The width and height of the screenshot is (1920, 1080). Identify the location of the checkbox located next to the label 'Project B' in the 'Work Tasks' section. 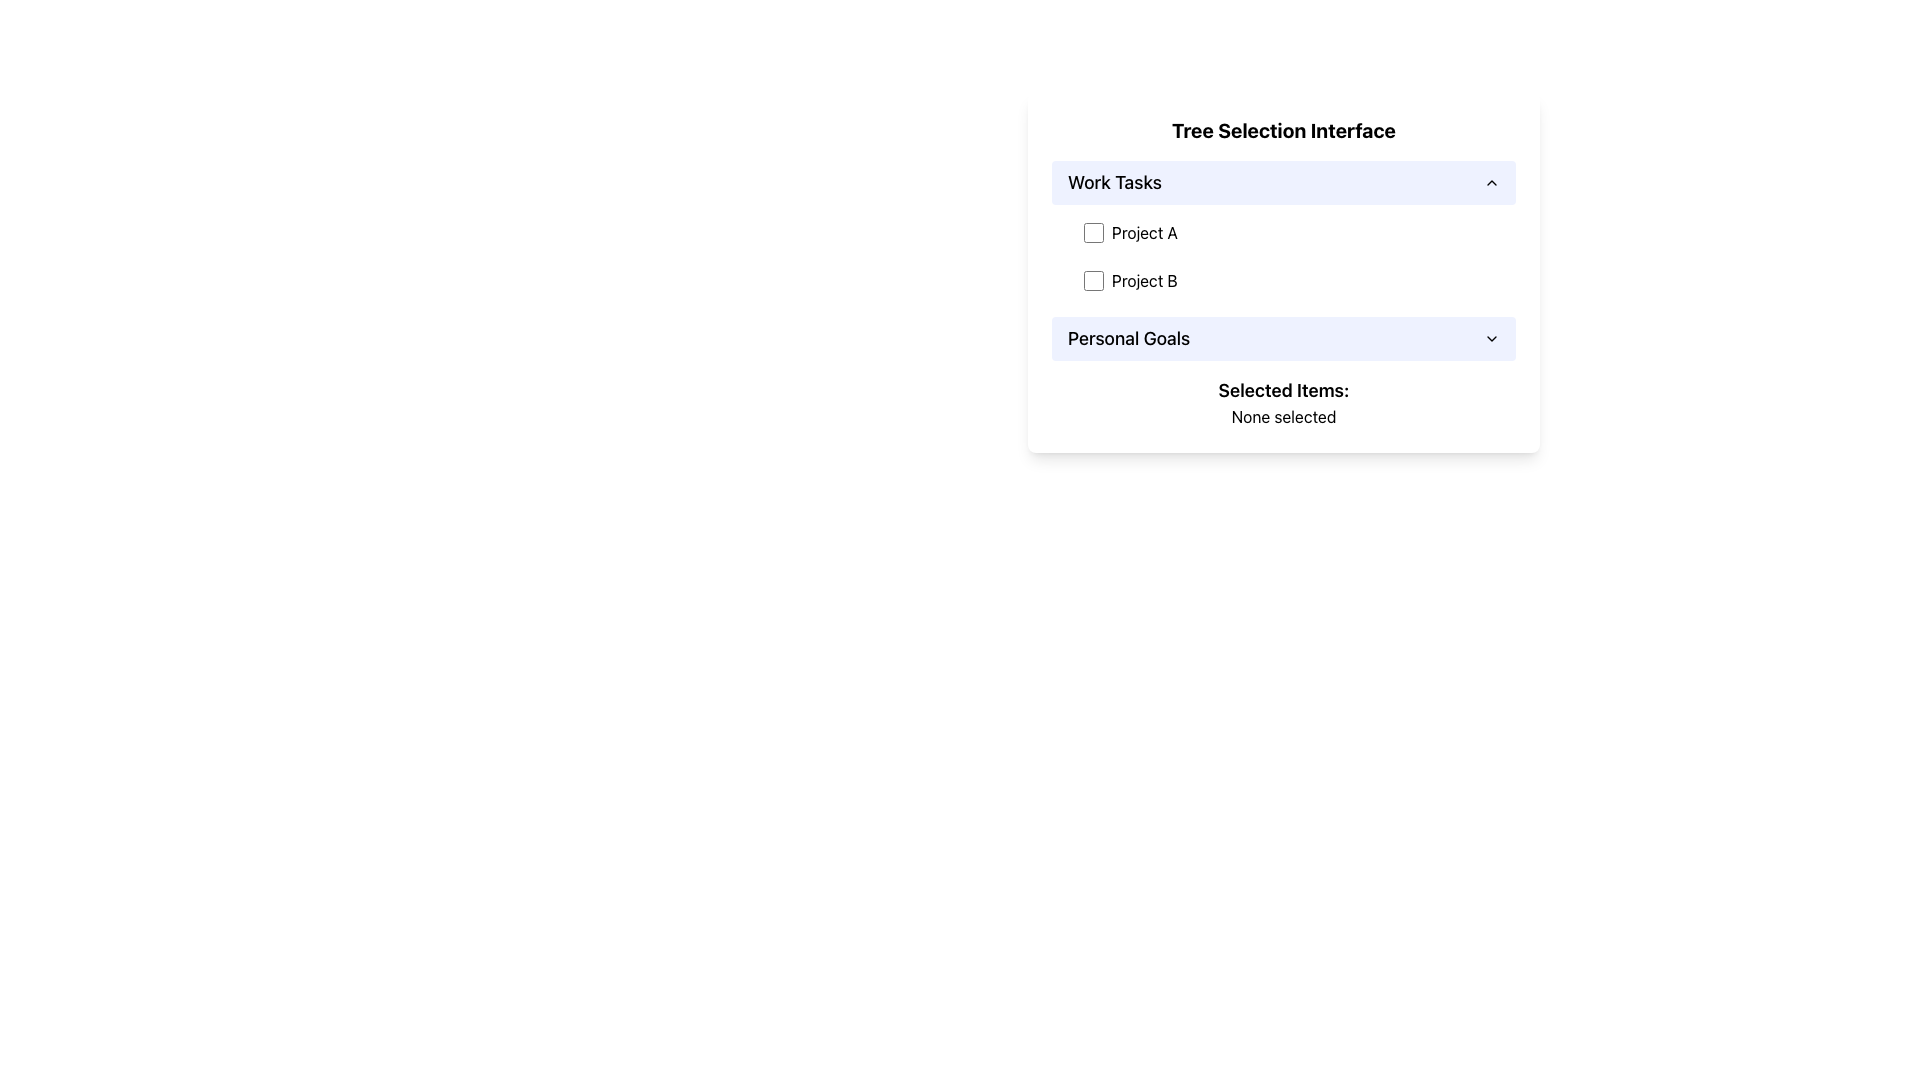
(1093, 281).